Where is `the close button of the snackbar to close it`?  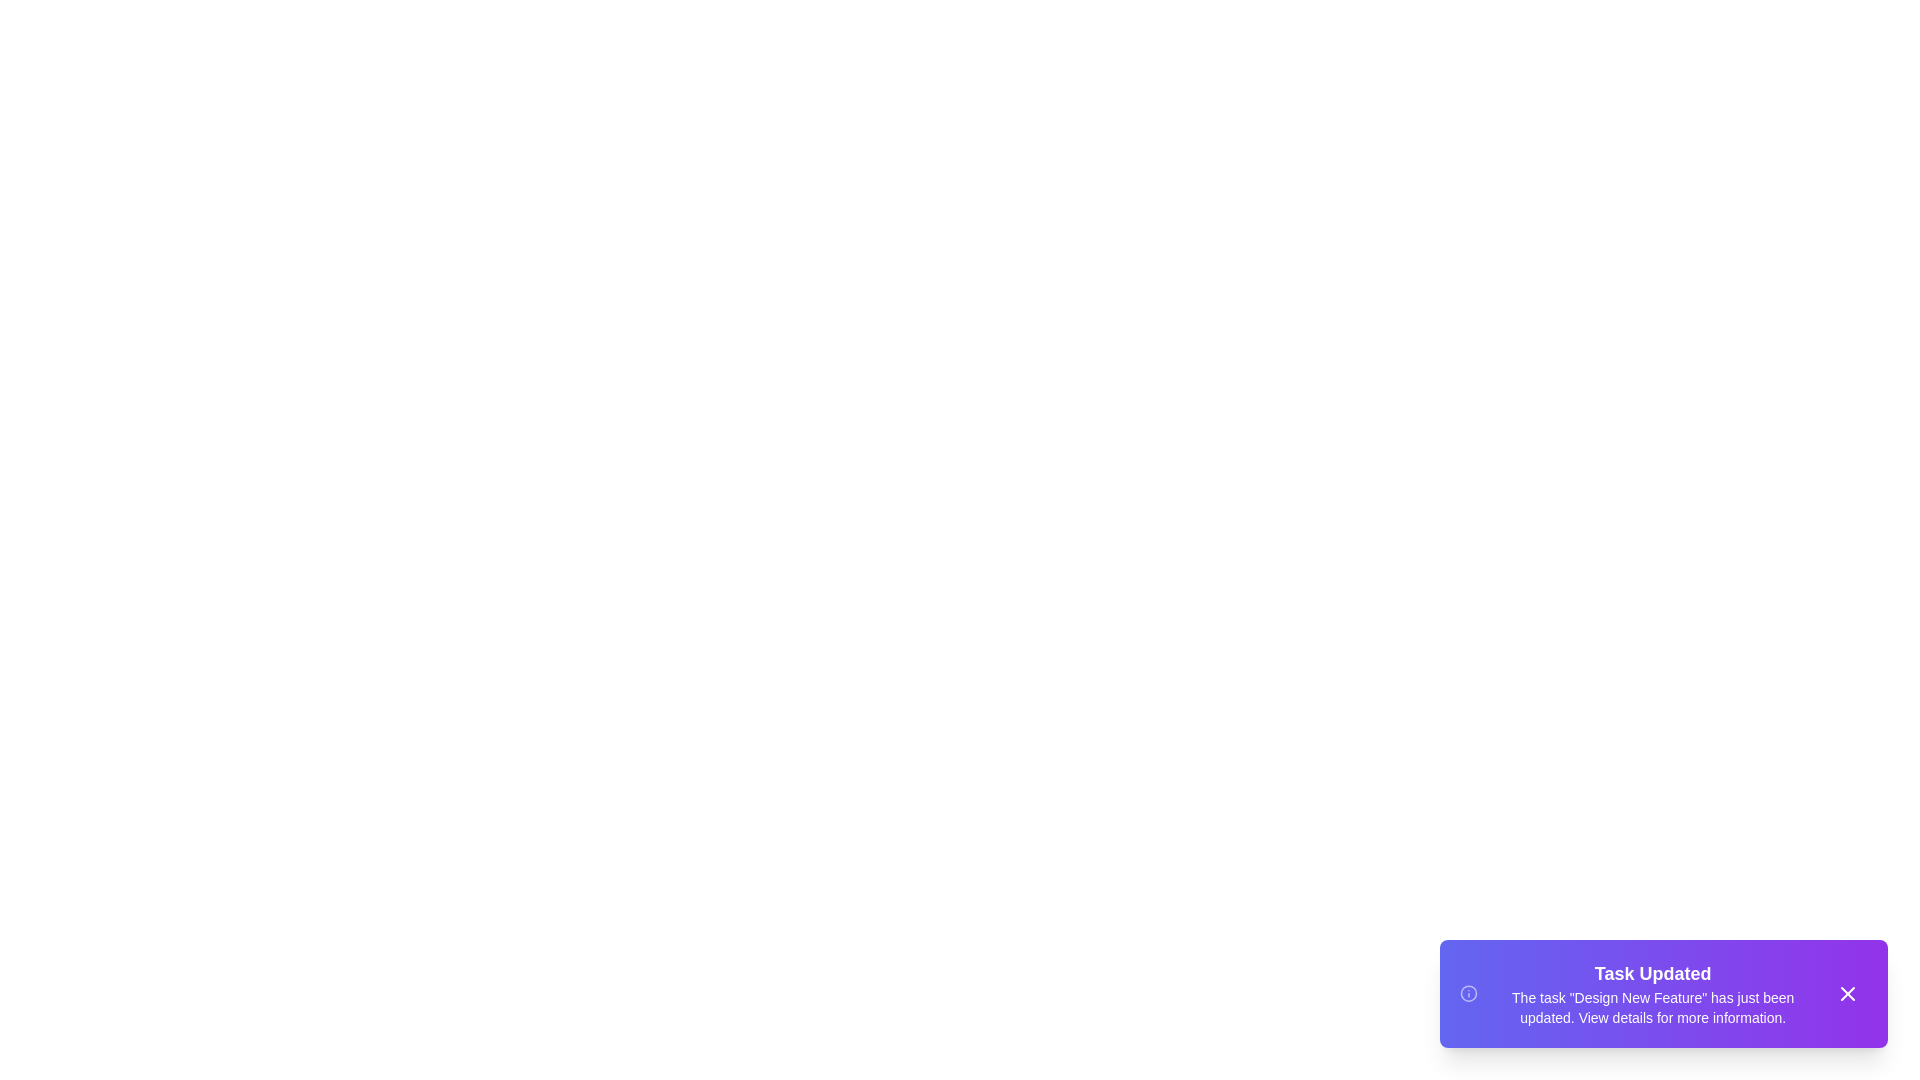
the close button of the snackbar to close it is located at coordinates (1847, 994).